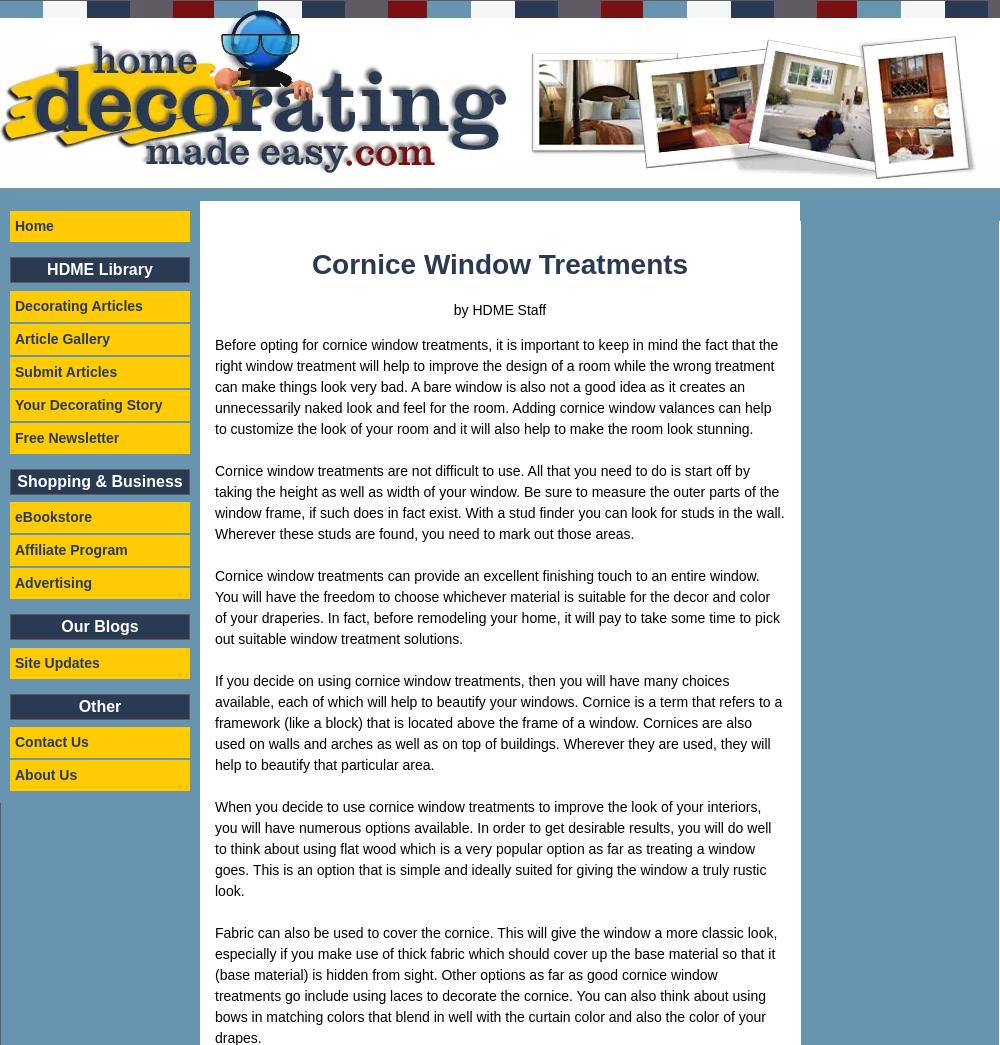 The image size is (1000, 1045). I want to click on 'Other', so click(98, 704).